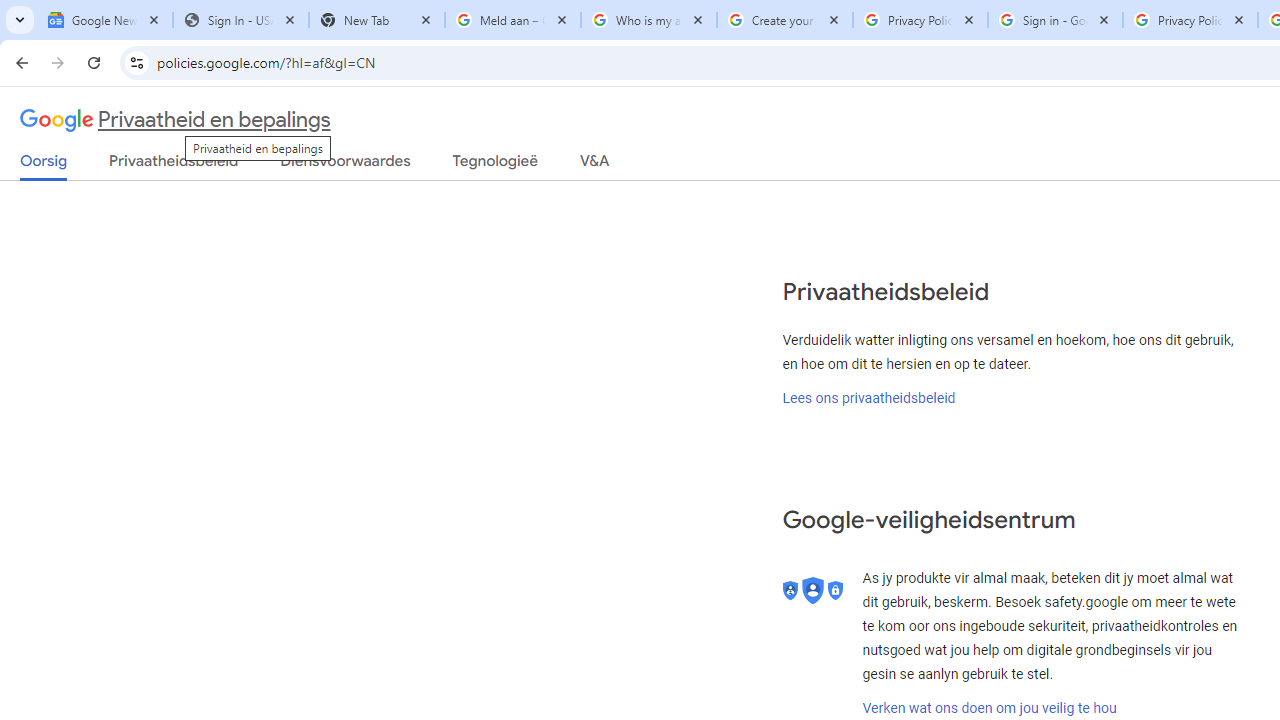 The image size is (1280, 720). Describe the element at coordinates (989, 707) in the screenshot. I see `'Verken wat ons doen om jou veilig te hou'` at that location.